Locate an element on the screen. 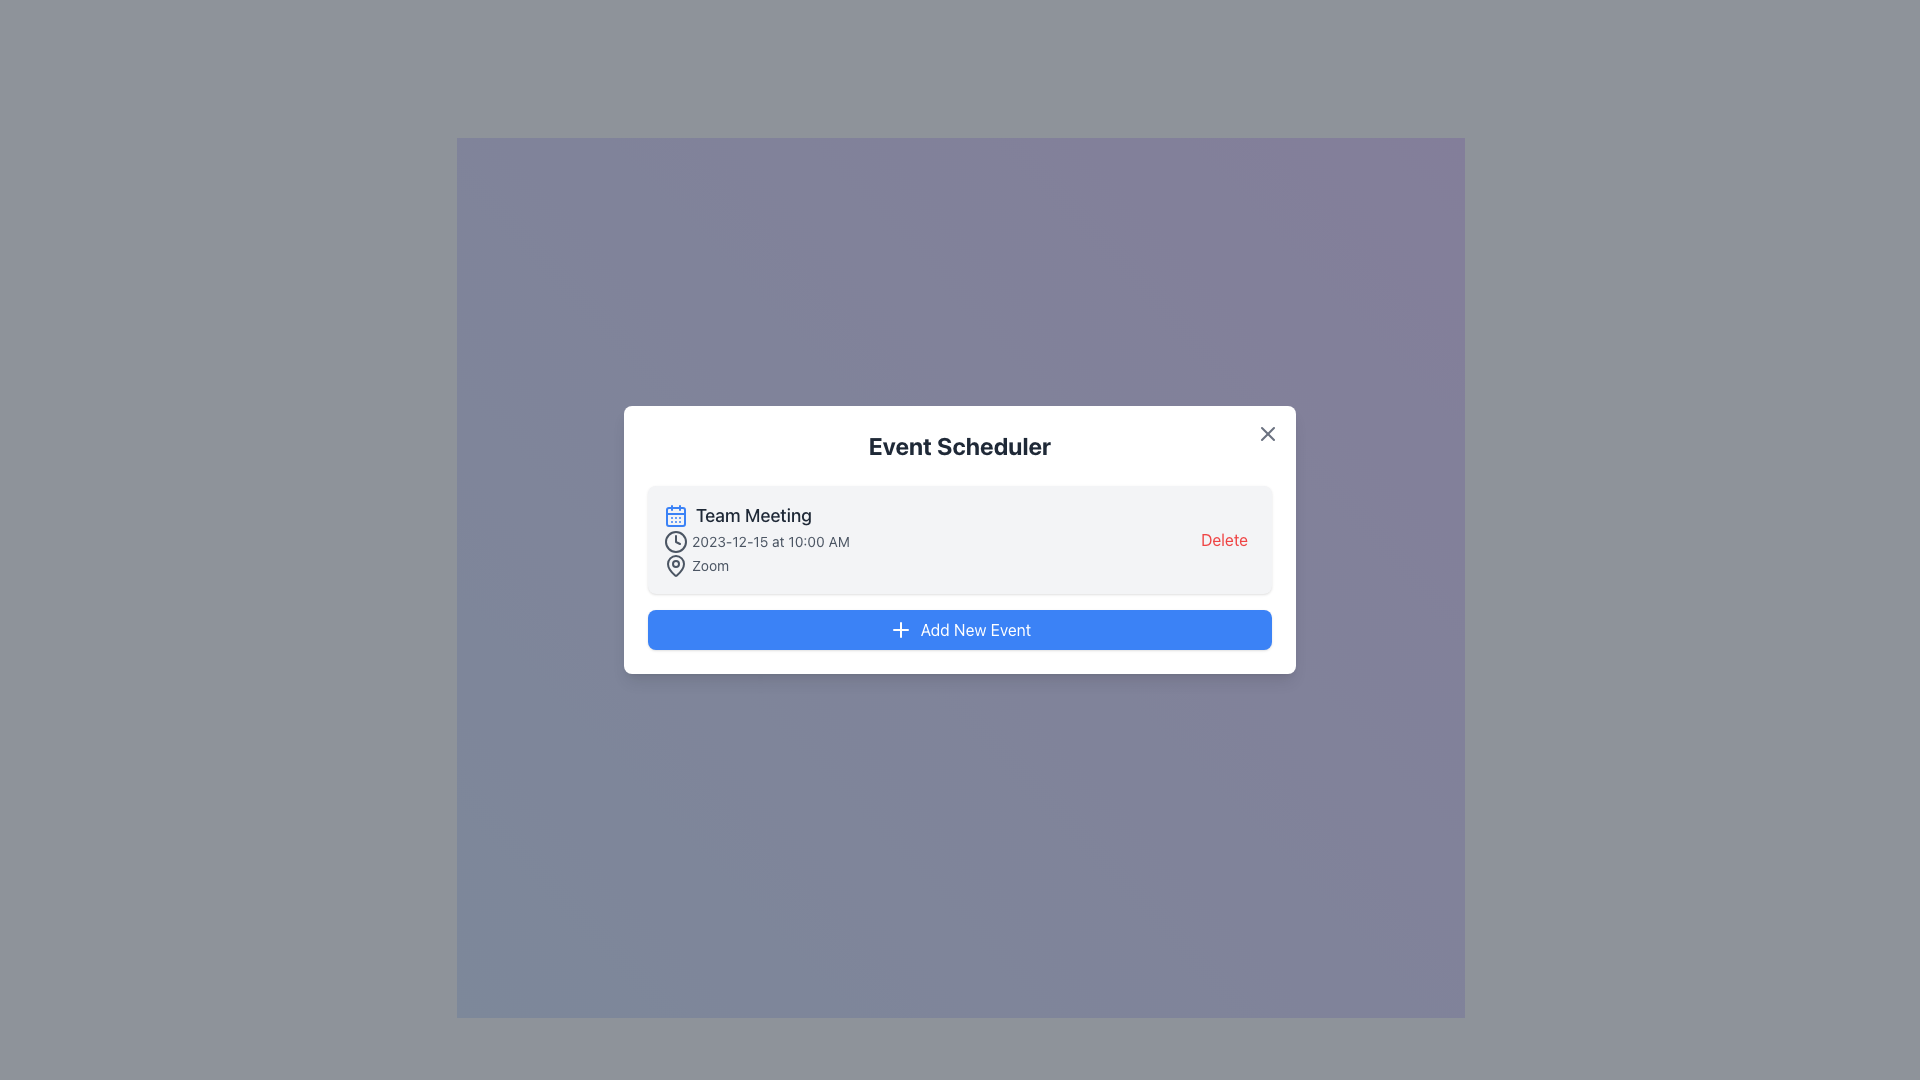 The image size is (1920, 1080). event details from the Event Panel labeled 'Team Meeting' with scheduled date and time '2023-12-15 at 10:00 AM' and location 'Zoom' is located at coordinates (960, 540).